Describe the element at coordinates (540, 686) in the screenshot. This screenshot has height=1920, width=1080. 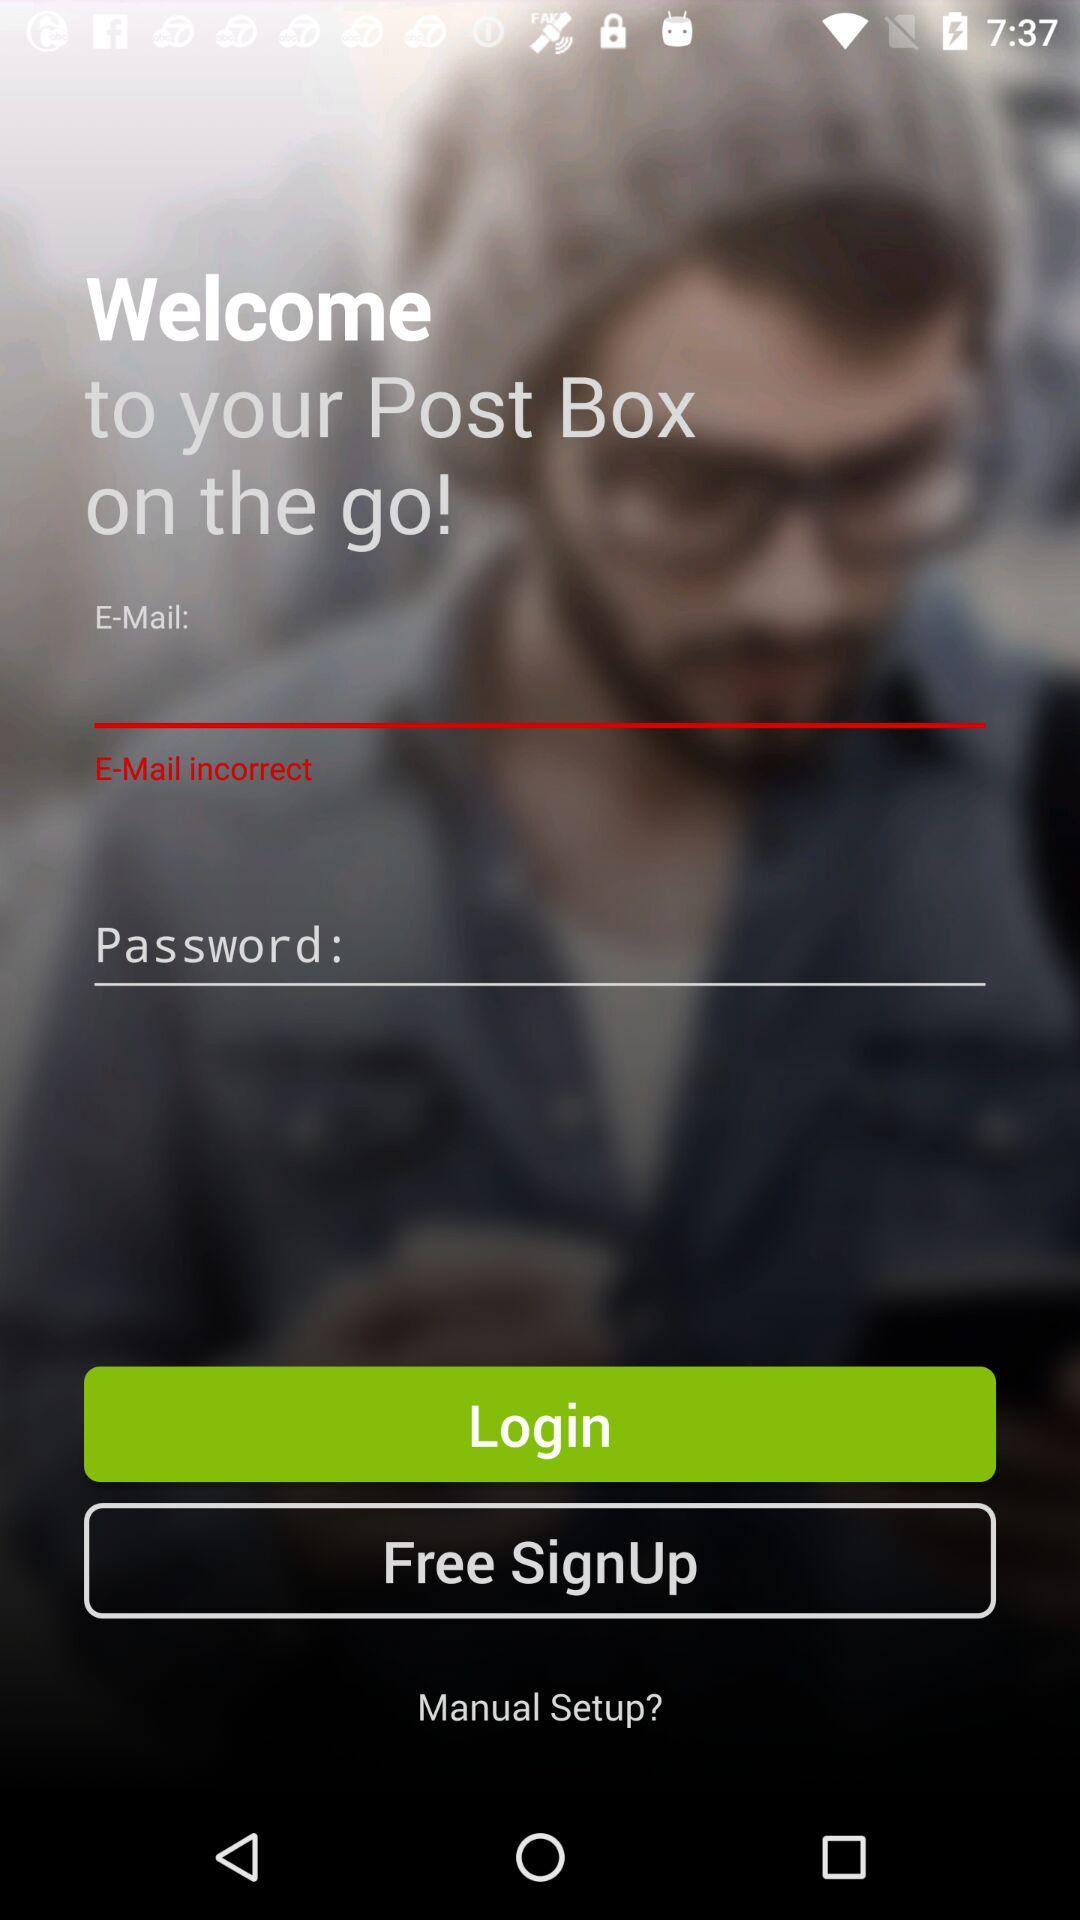
I see `the icon below the on the go!` at that location.